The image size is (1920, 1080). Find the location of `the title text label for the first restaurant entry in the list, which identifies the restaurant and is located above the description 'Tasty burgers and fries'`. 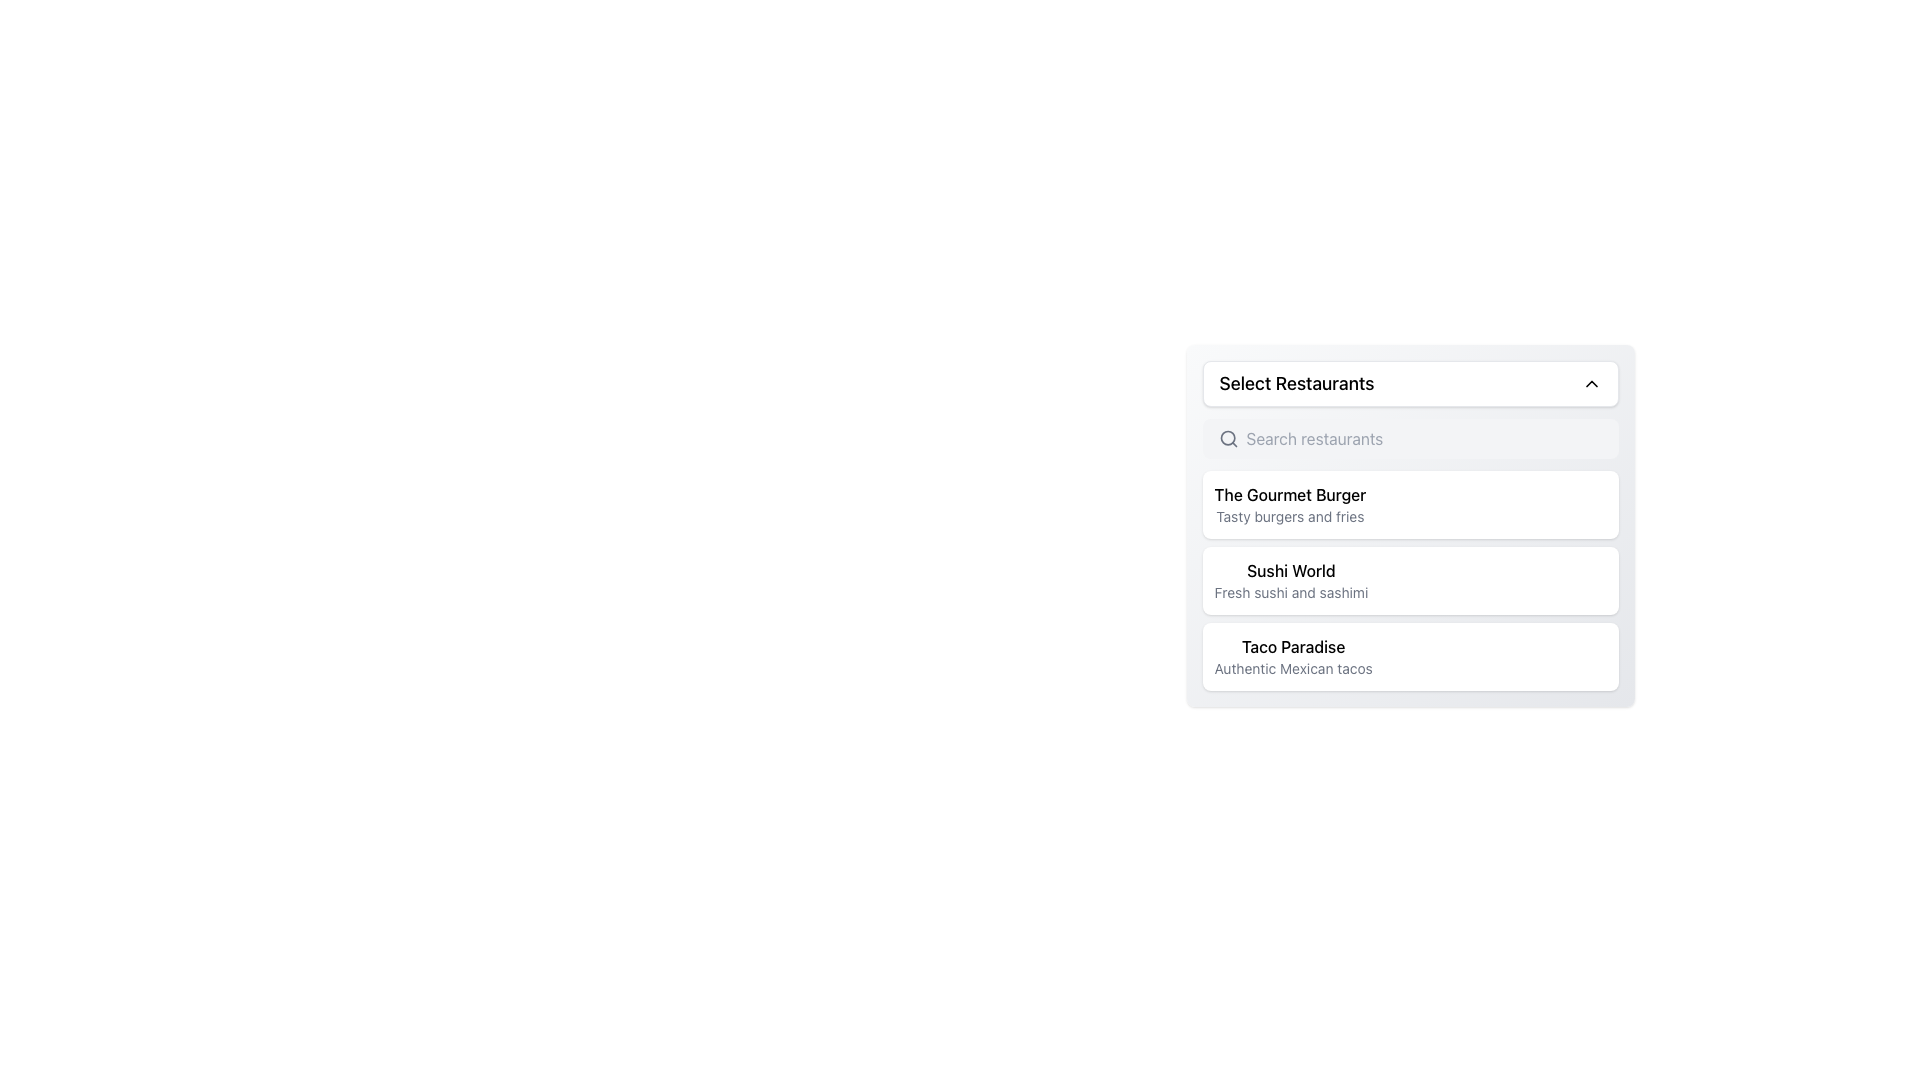

the title text label for the first restaurant entry in the list, which identifies the restaurant and is located above the description 'Tasty burgers and fries' is located at coordinates (1290, 494).